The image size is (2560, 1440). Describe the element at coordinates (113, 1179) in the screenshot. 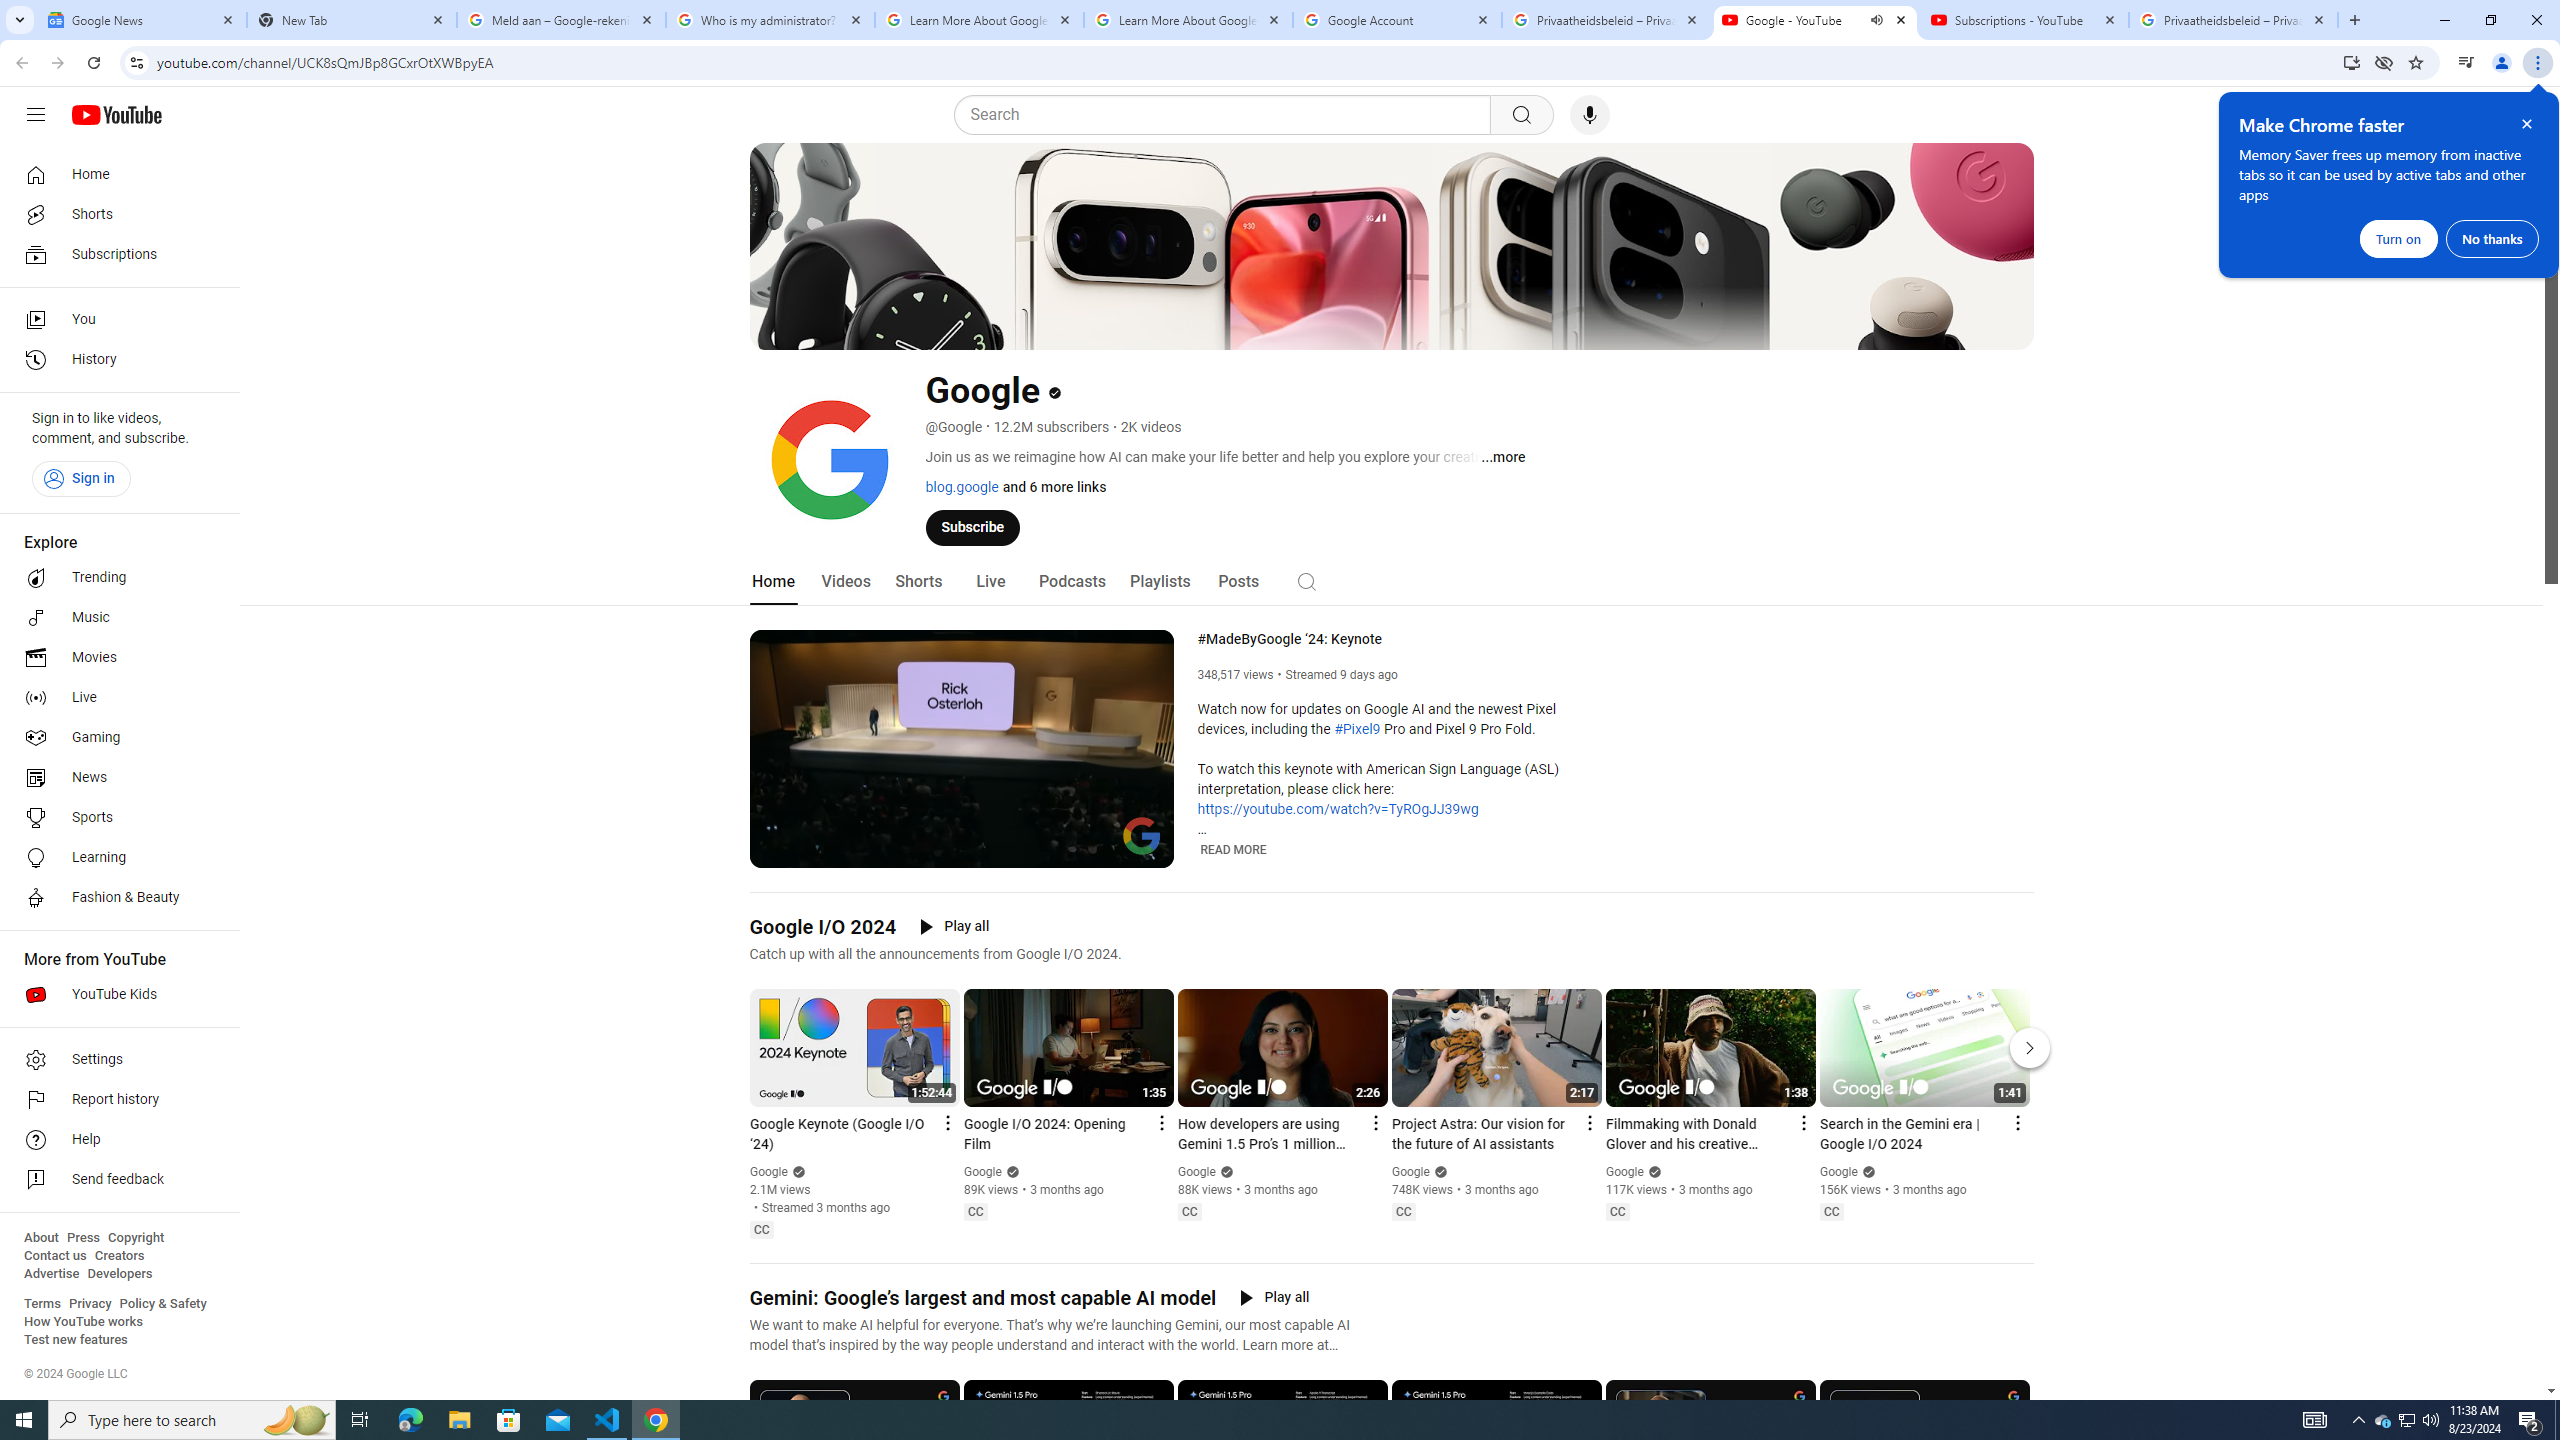

I see `'Send feedback'` at that location.